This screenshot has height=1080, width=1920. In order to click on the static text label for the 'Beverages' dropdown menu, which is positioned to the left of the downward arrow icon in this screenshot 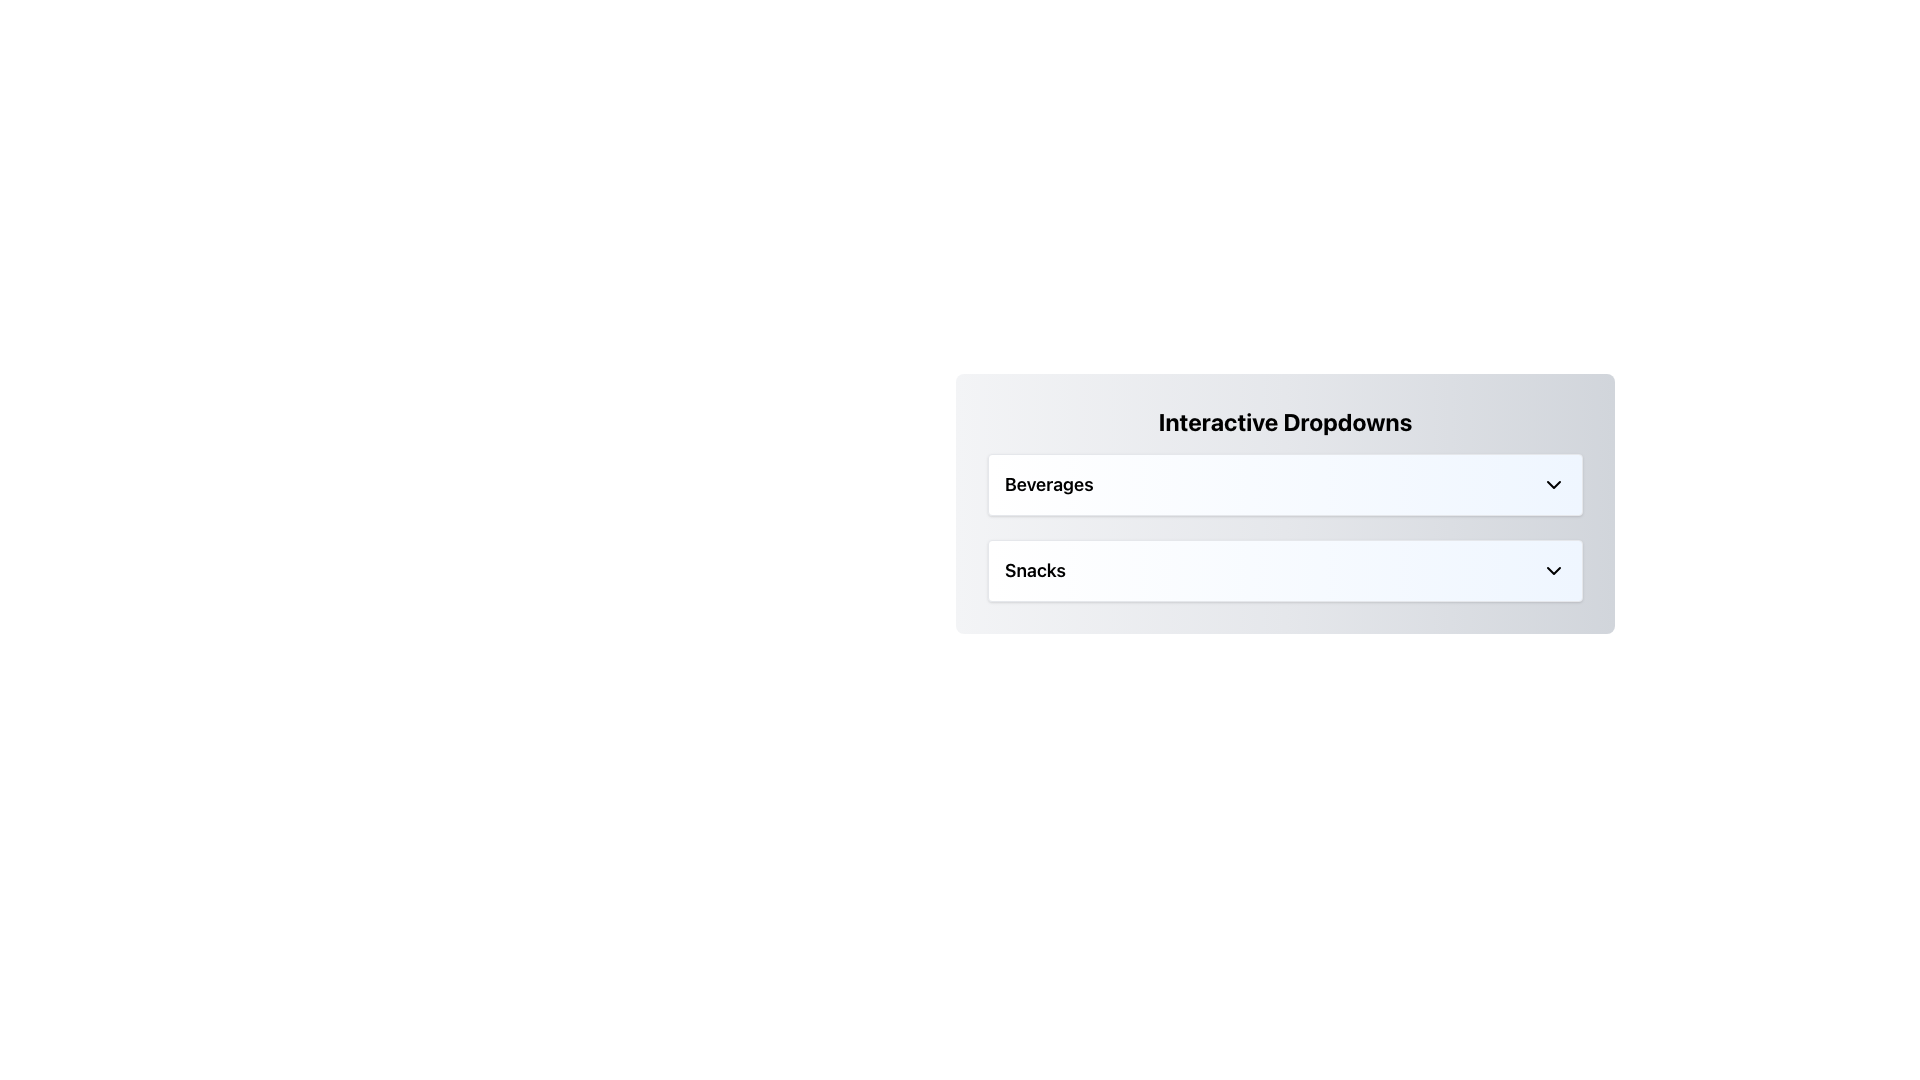, I will do `click(1048, 485)`.